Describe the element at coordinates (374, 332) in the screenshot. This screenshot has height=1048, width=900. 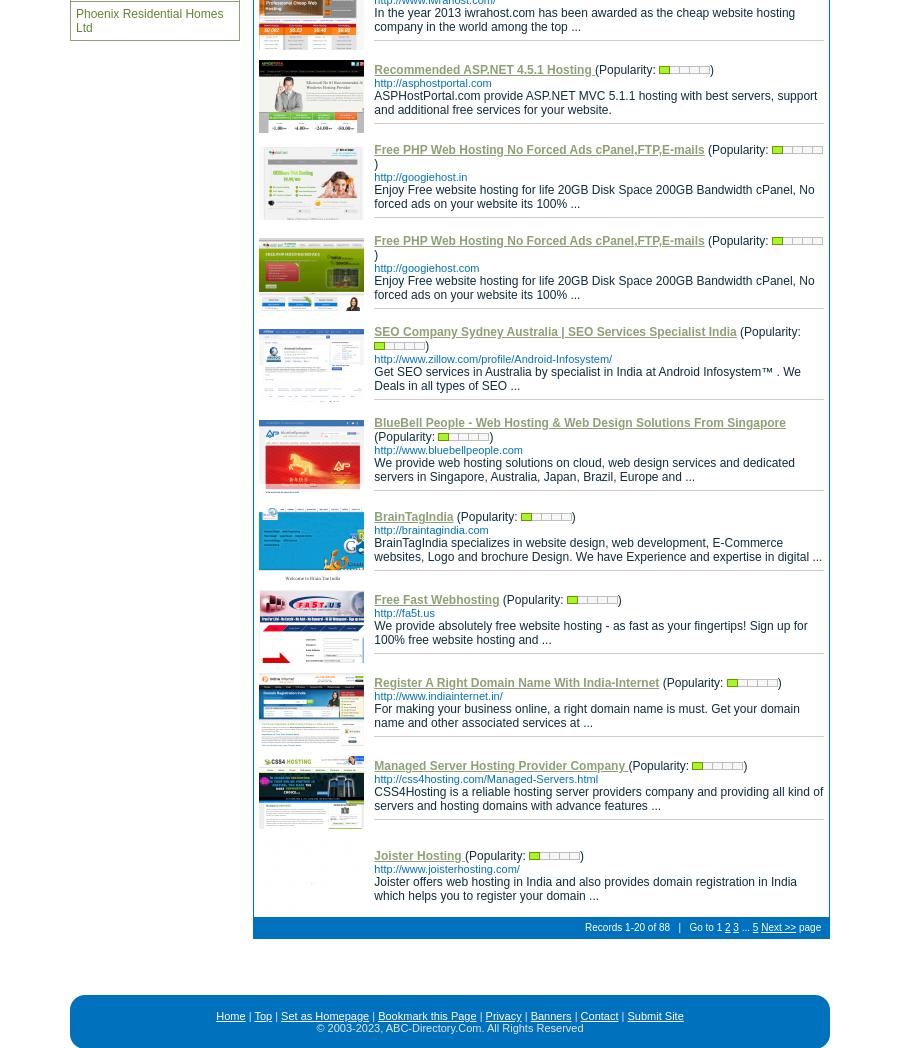
I see `'SEO Company Sydney Australia | SEO Services Specialist India'` at that location.